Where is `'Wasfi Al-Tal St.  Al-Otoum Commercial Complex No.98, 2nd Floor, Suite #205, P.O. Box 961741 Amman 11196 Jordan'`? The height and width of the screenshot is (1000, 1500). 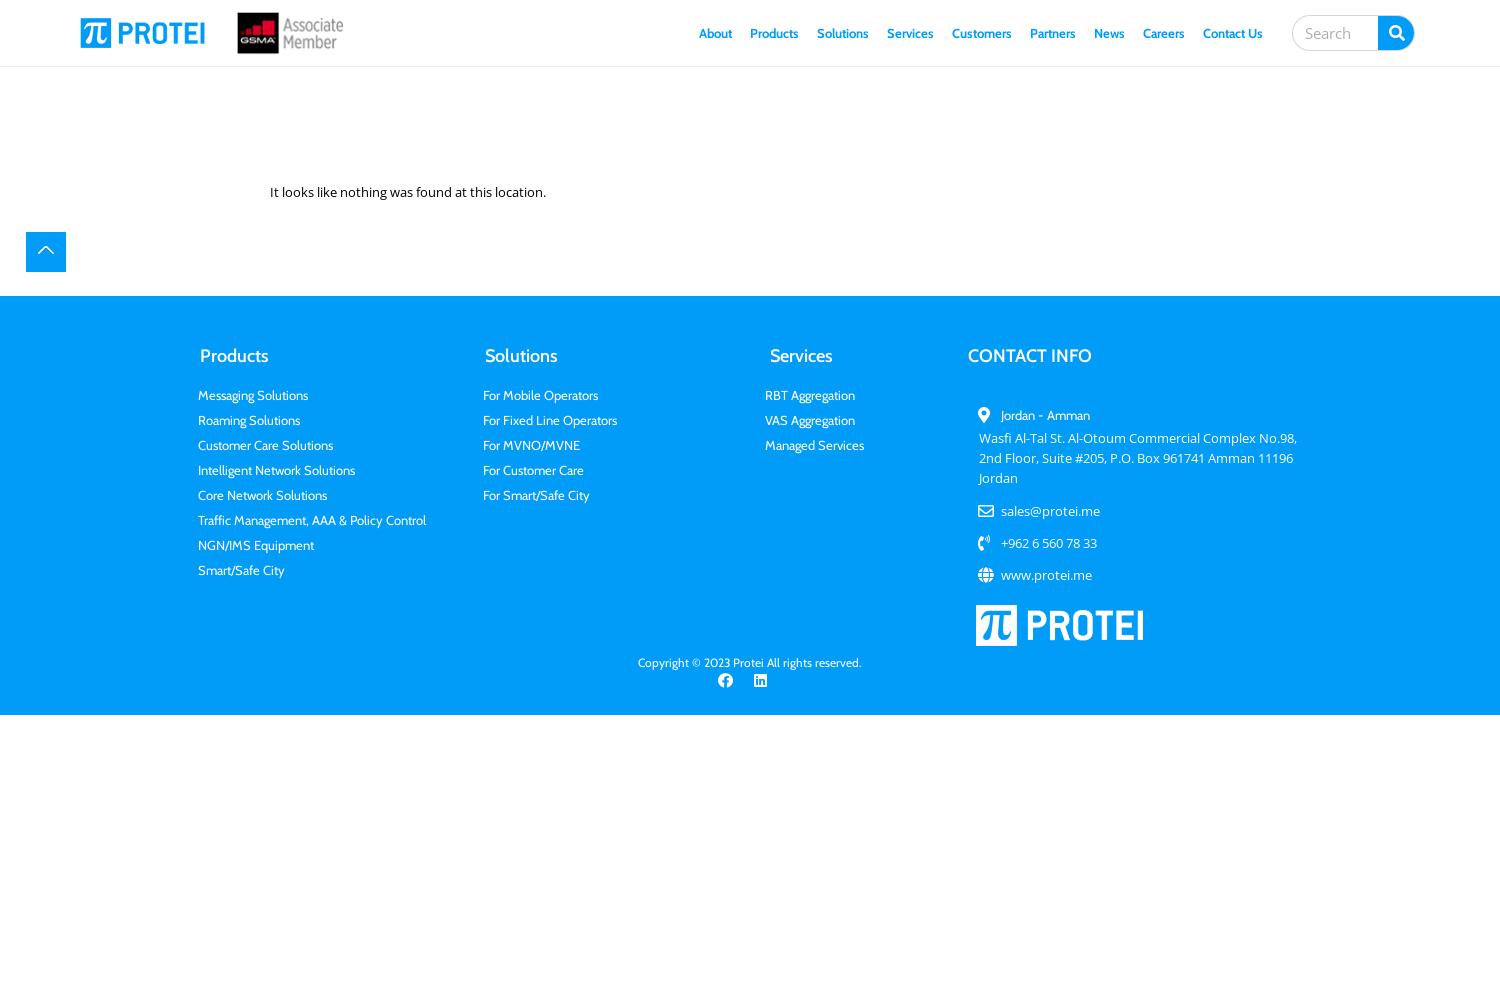 'Wasfi Al-Tal St.  Al-Otoum Commercial Complex No.98, 2nd Floor, Suite #205, P.O. Box 961741 Amman 11196 Jordan' is located at coordinates (1138, 456).